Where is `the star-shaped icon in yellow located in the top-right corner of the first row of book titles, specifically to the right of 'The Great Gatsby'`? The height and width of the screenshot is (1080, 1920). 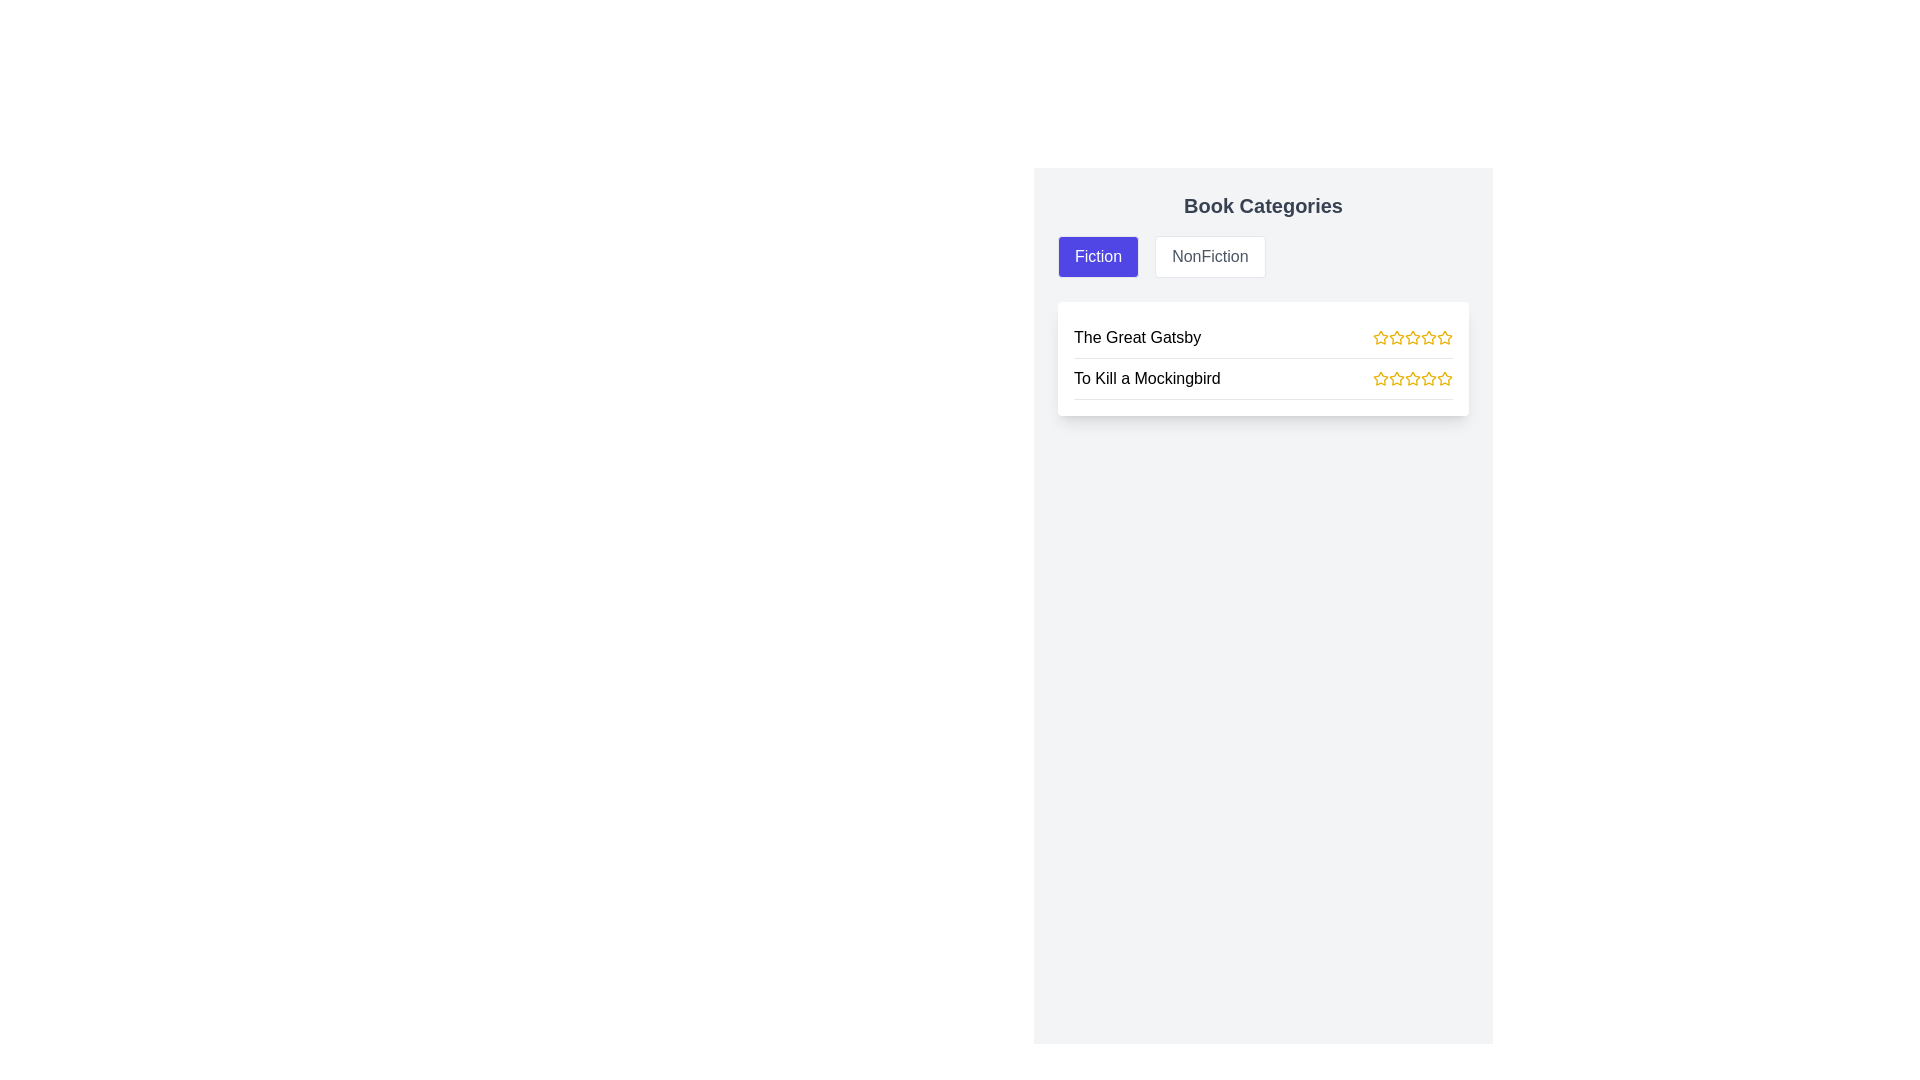 the star-shaped icon in yellow located in the top-right corner of the first row of book titles, specifically to the right of 'The Great Gatsby' is located at coordinates (1444, 337).